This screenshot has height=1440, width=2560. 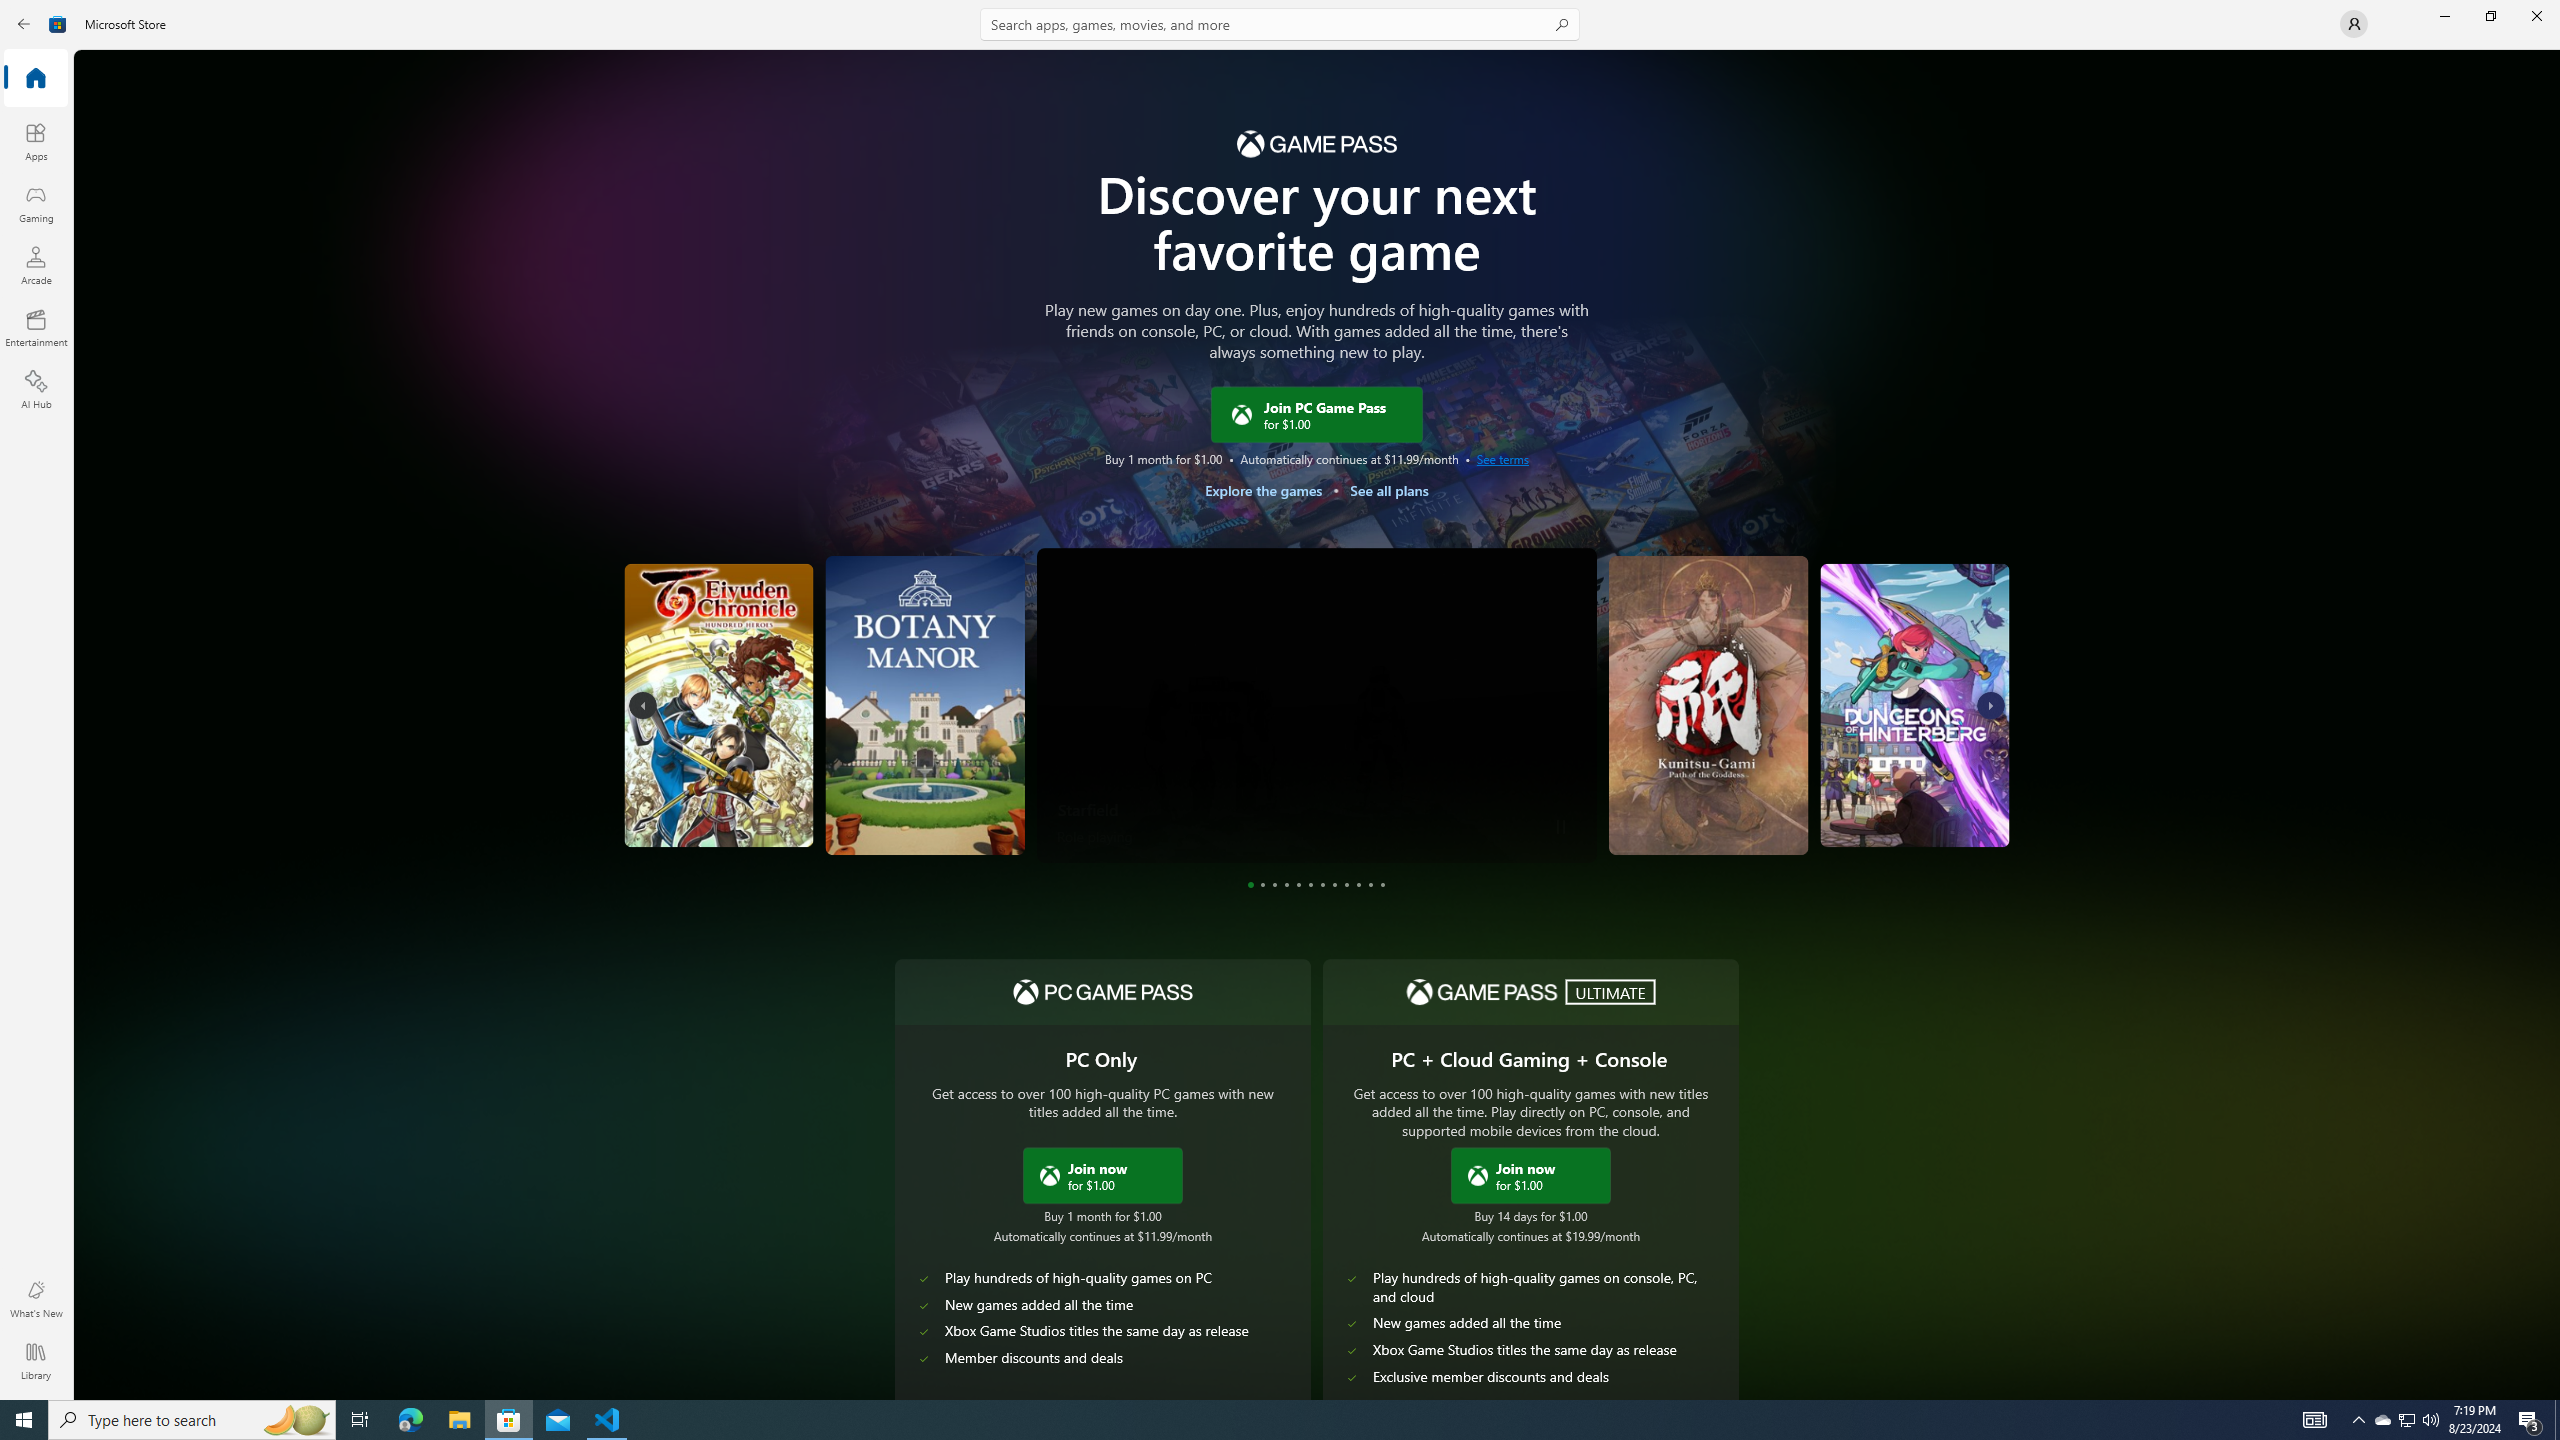 I want to click on 'Kunitsu-Gami: Path of the Goddess', so click(x=1712, y=704).